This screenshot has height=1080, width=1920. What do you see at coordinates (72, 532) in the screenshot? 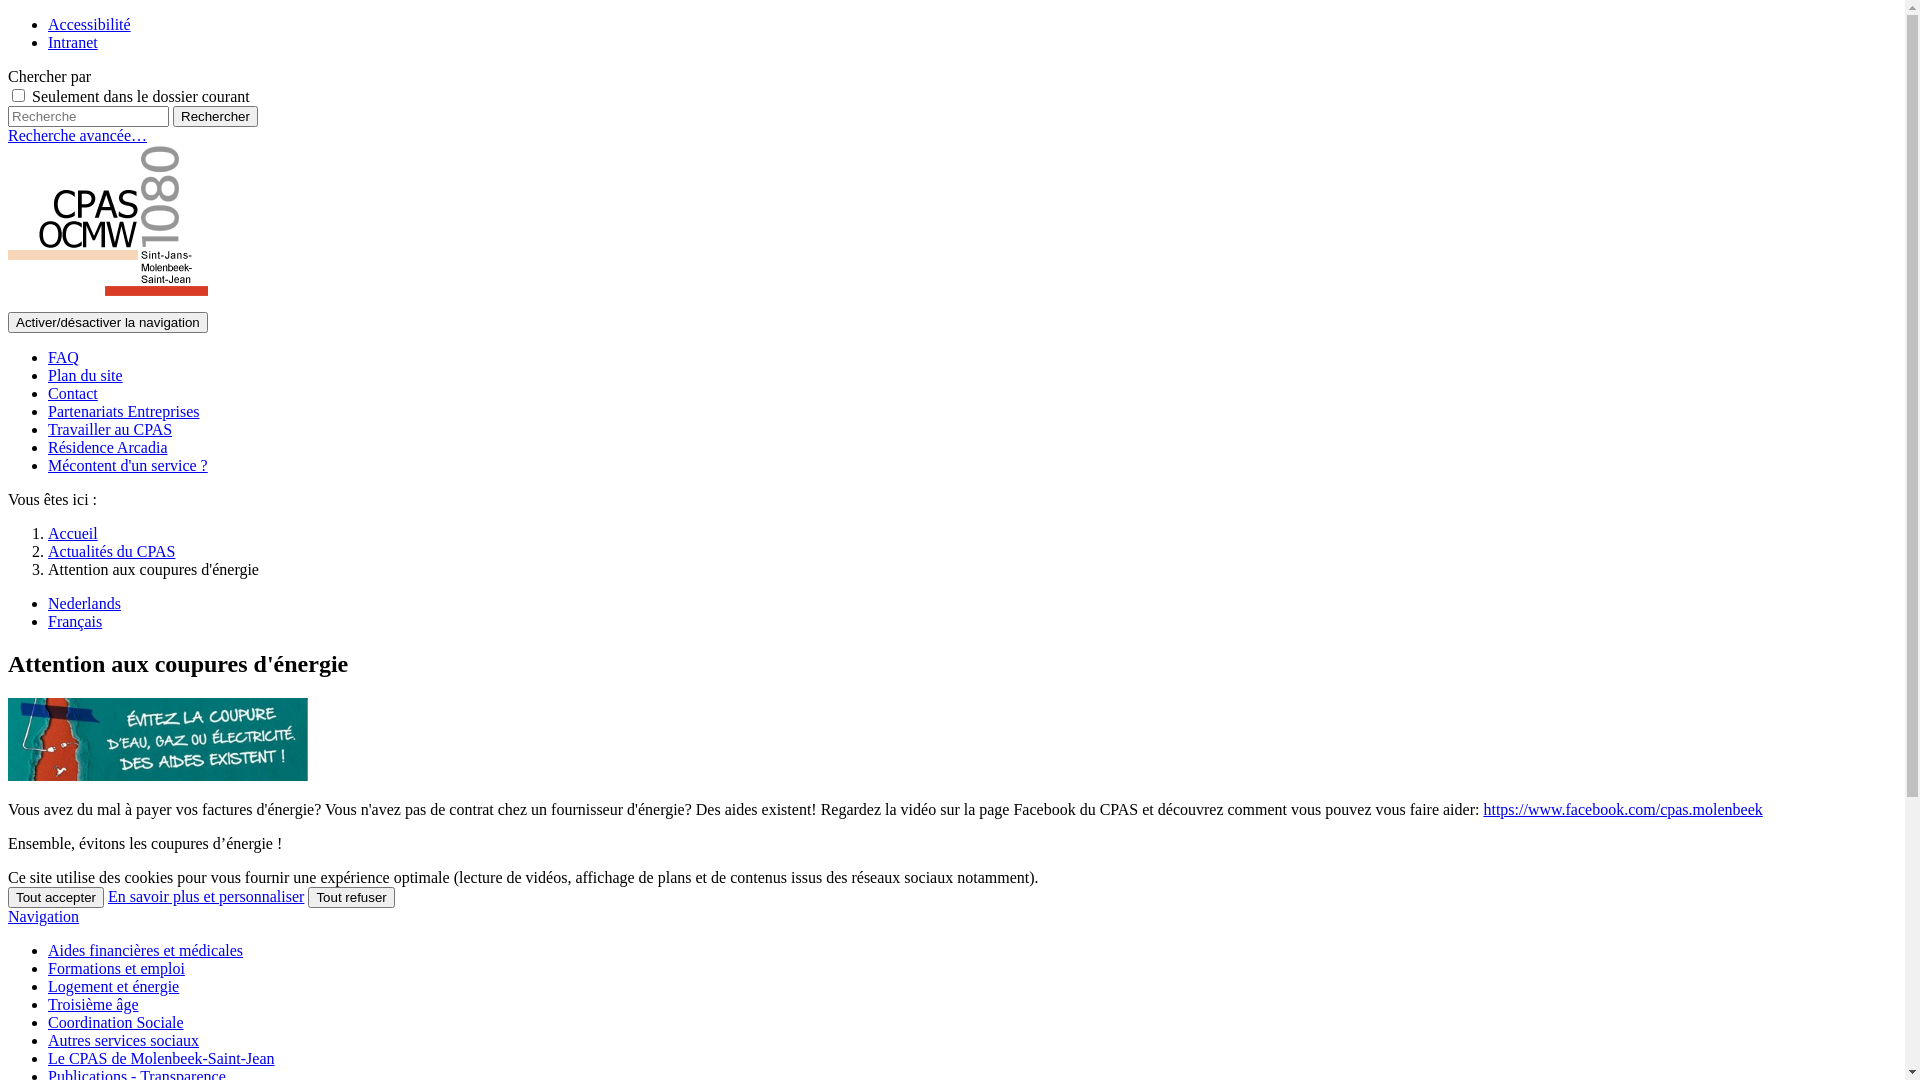
I see `'Accueil'` at bounding box center [72, 532].